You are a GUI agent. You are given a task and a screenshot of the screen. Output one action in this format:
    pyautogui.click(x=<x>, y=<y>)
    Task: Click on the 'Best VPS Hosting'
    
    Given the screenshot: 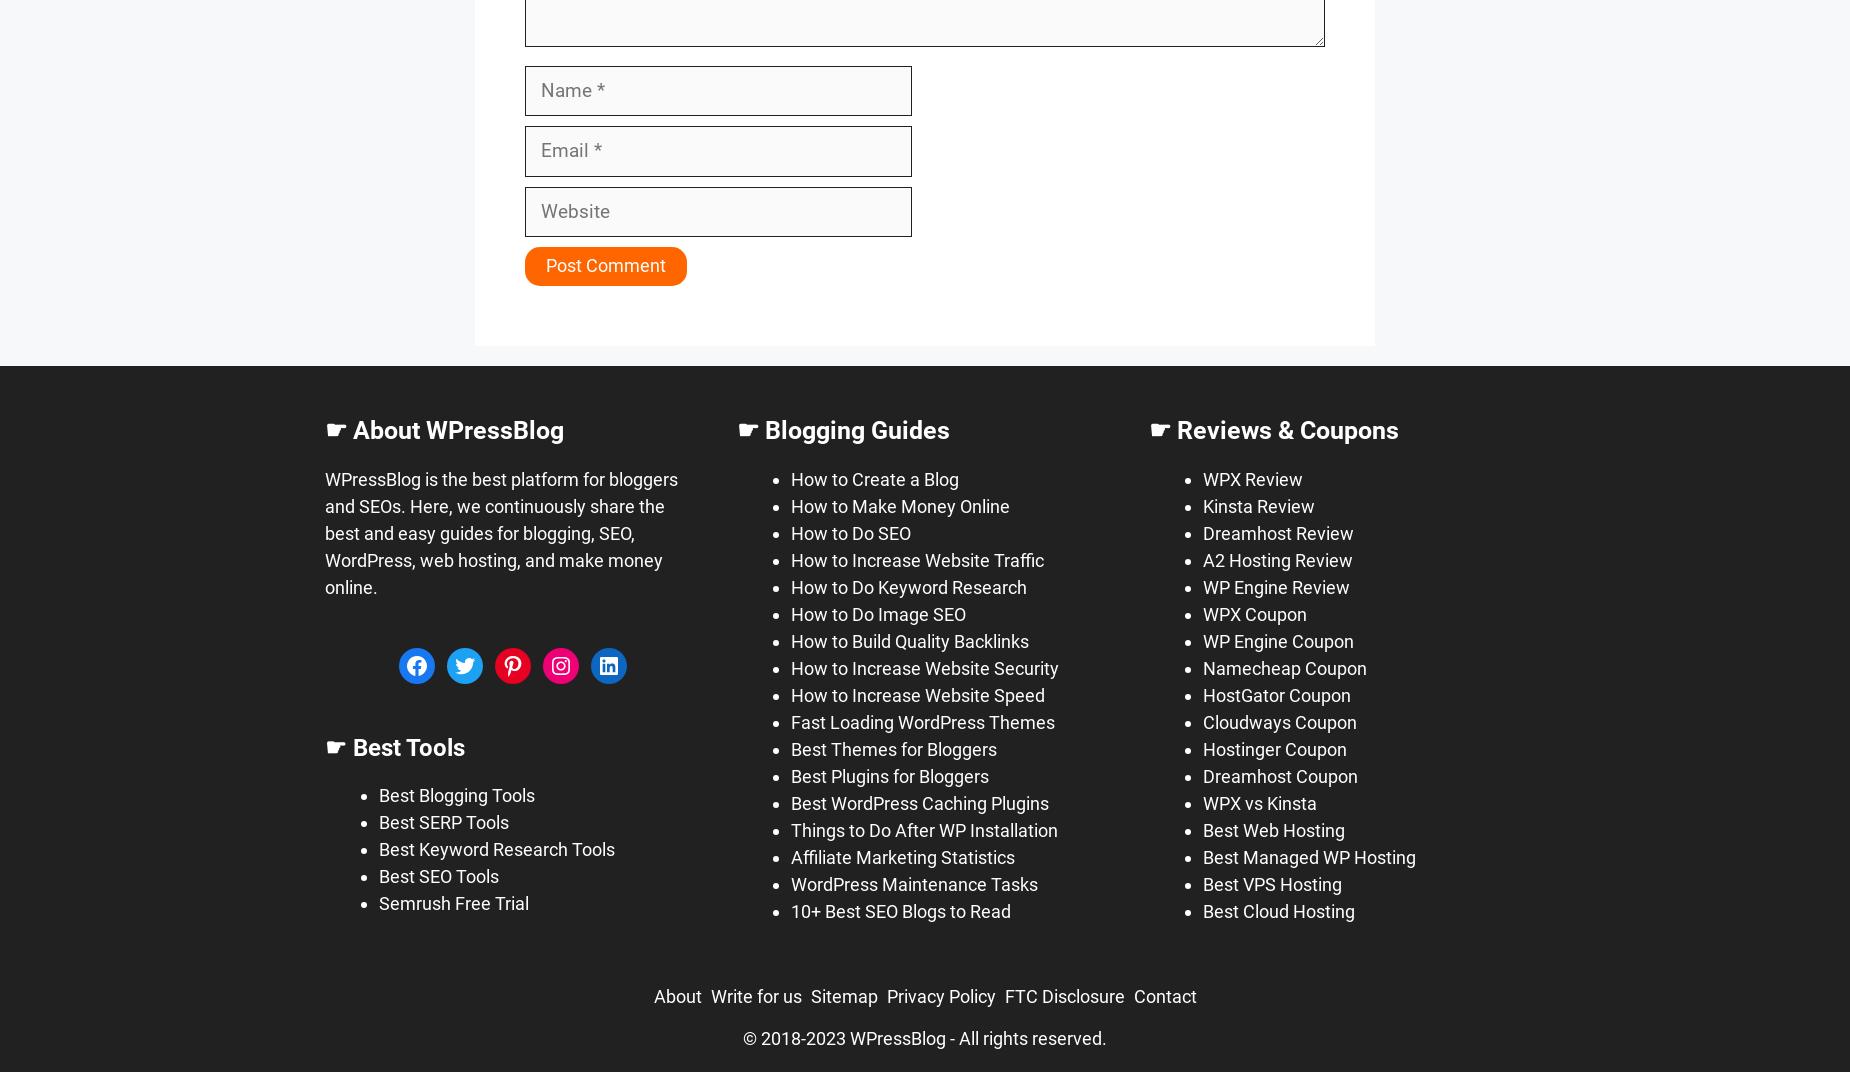 What is the action you would take?
    pyautogui.click(x=1271, y=883)
    